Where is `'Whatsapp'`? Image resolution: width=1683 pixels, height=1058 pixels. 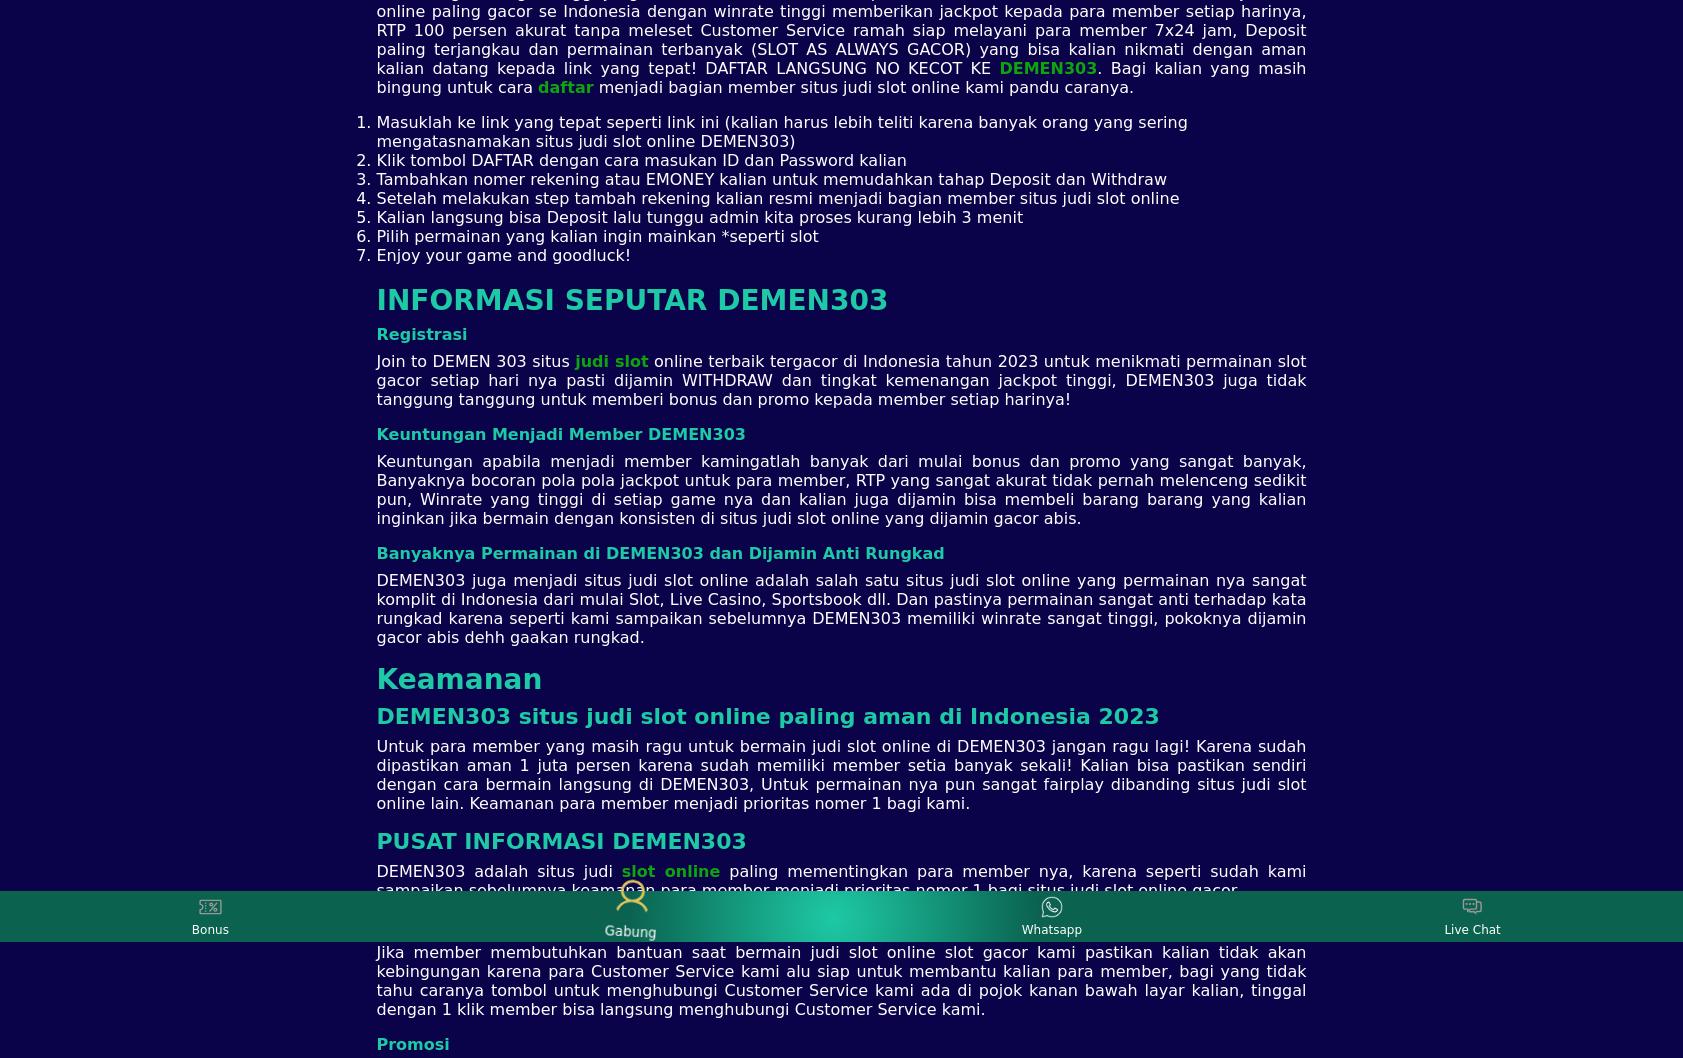
'Whatsapp' is located at coordinates (1051, 929).